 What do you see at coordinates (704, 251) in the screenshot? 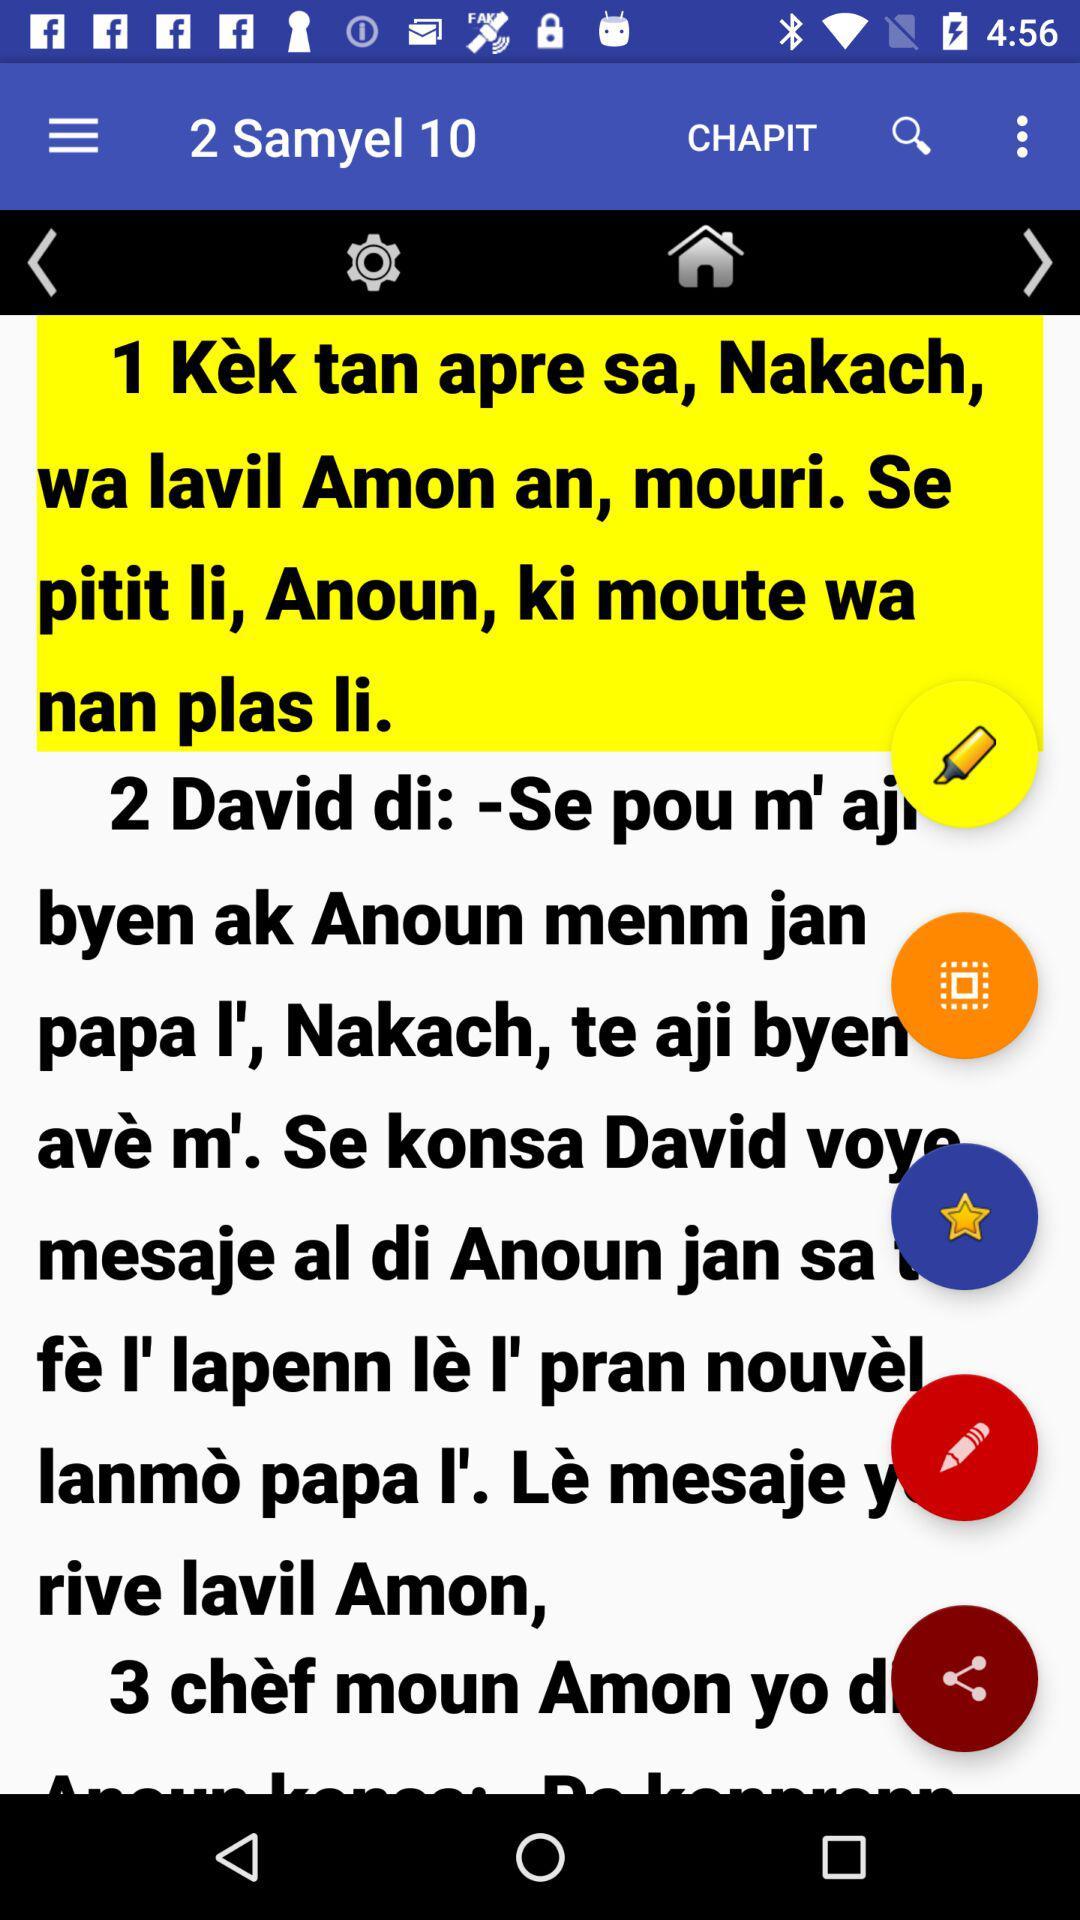
I see `the home icon` at bounding box center [704, 251].